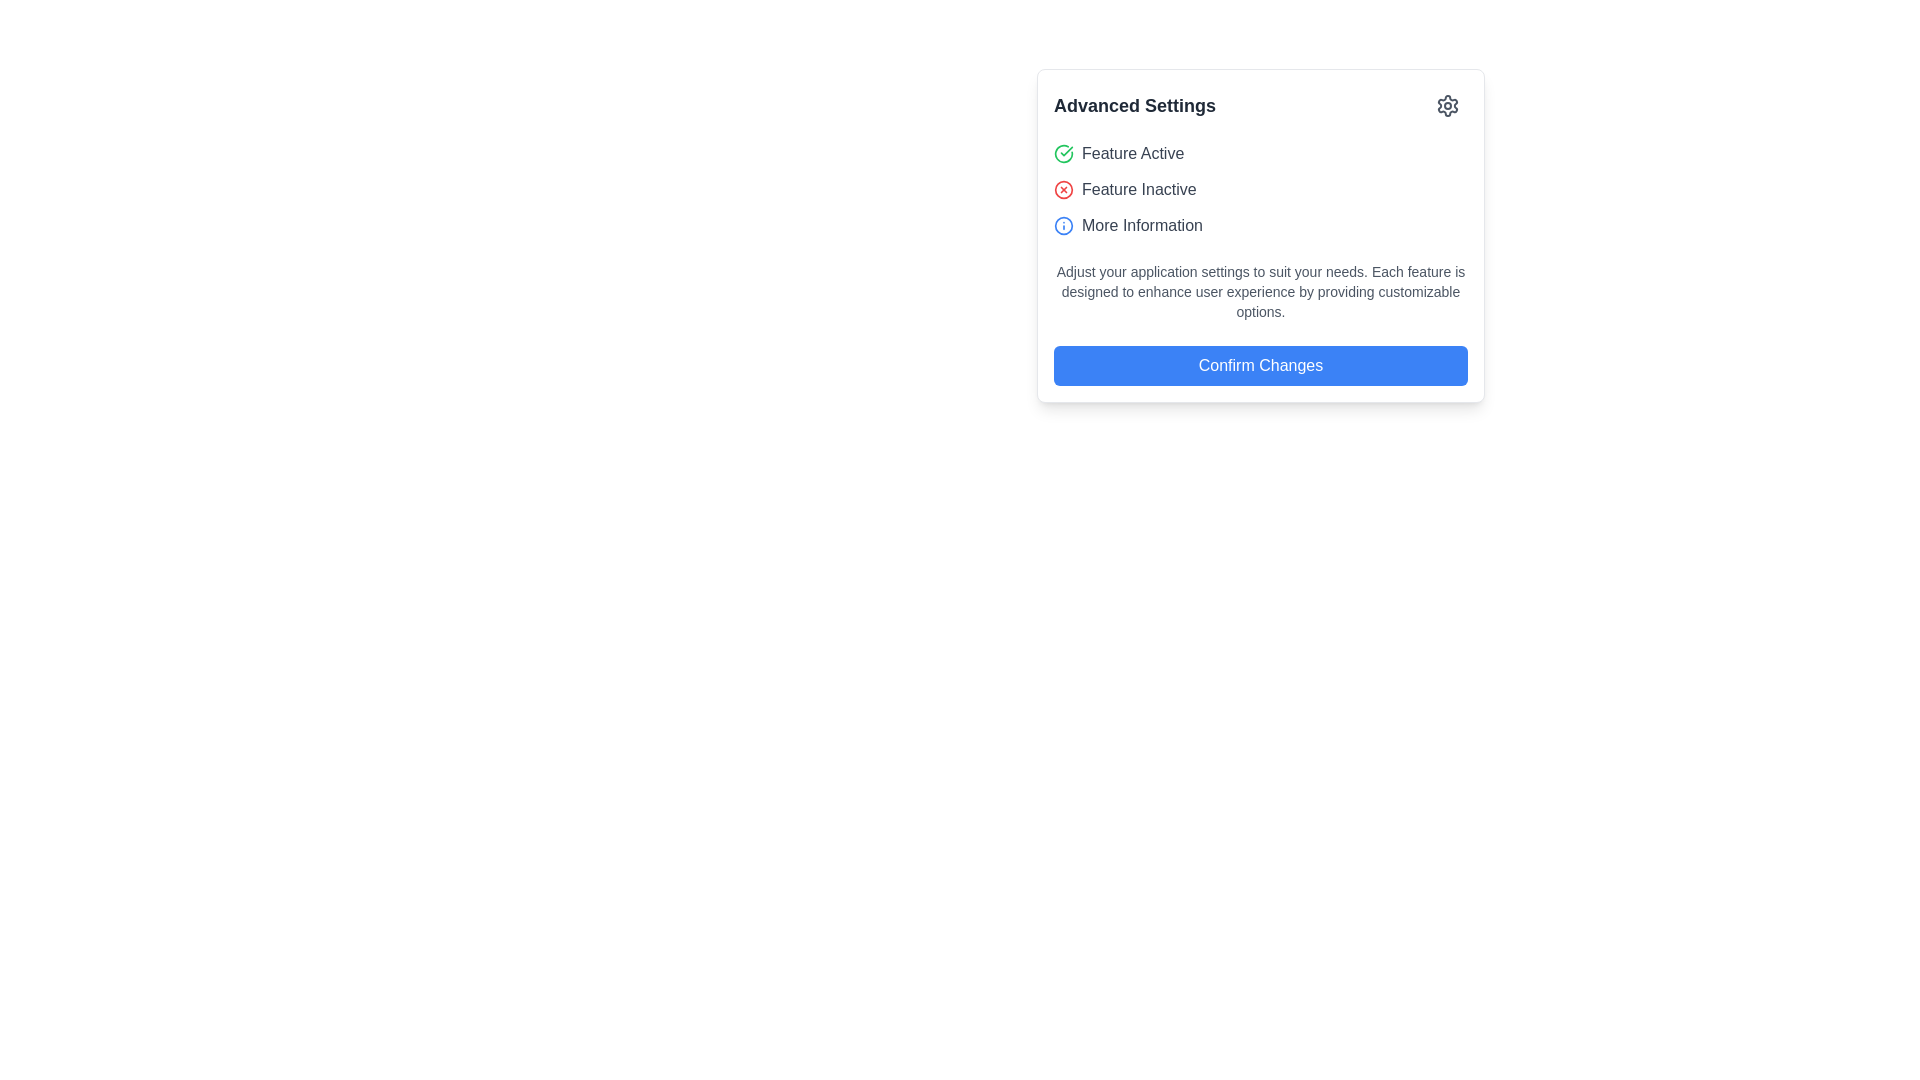 Image resolution: width=1920 pixels, height=1080 pixels. What do you see at coordinates (1448, 105) in the screenshot?
I see `the small gray gear icon located at the top-right corner of the modal` at bounding box center [1448, 105].